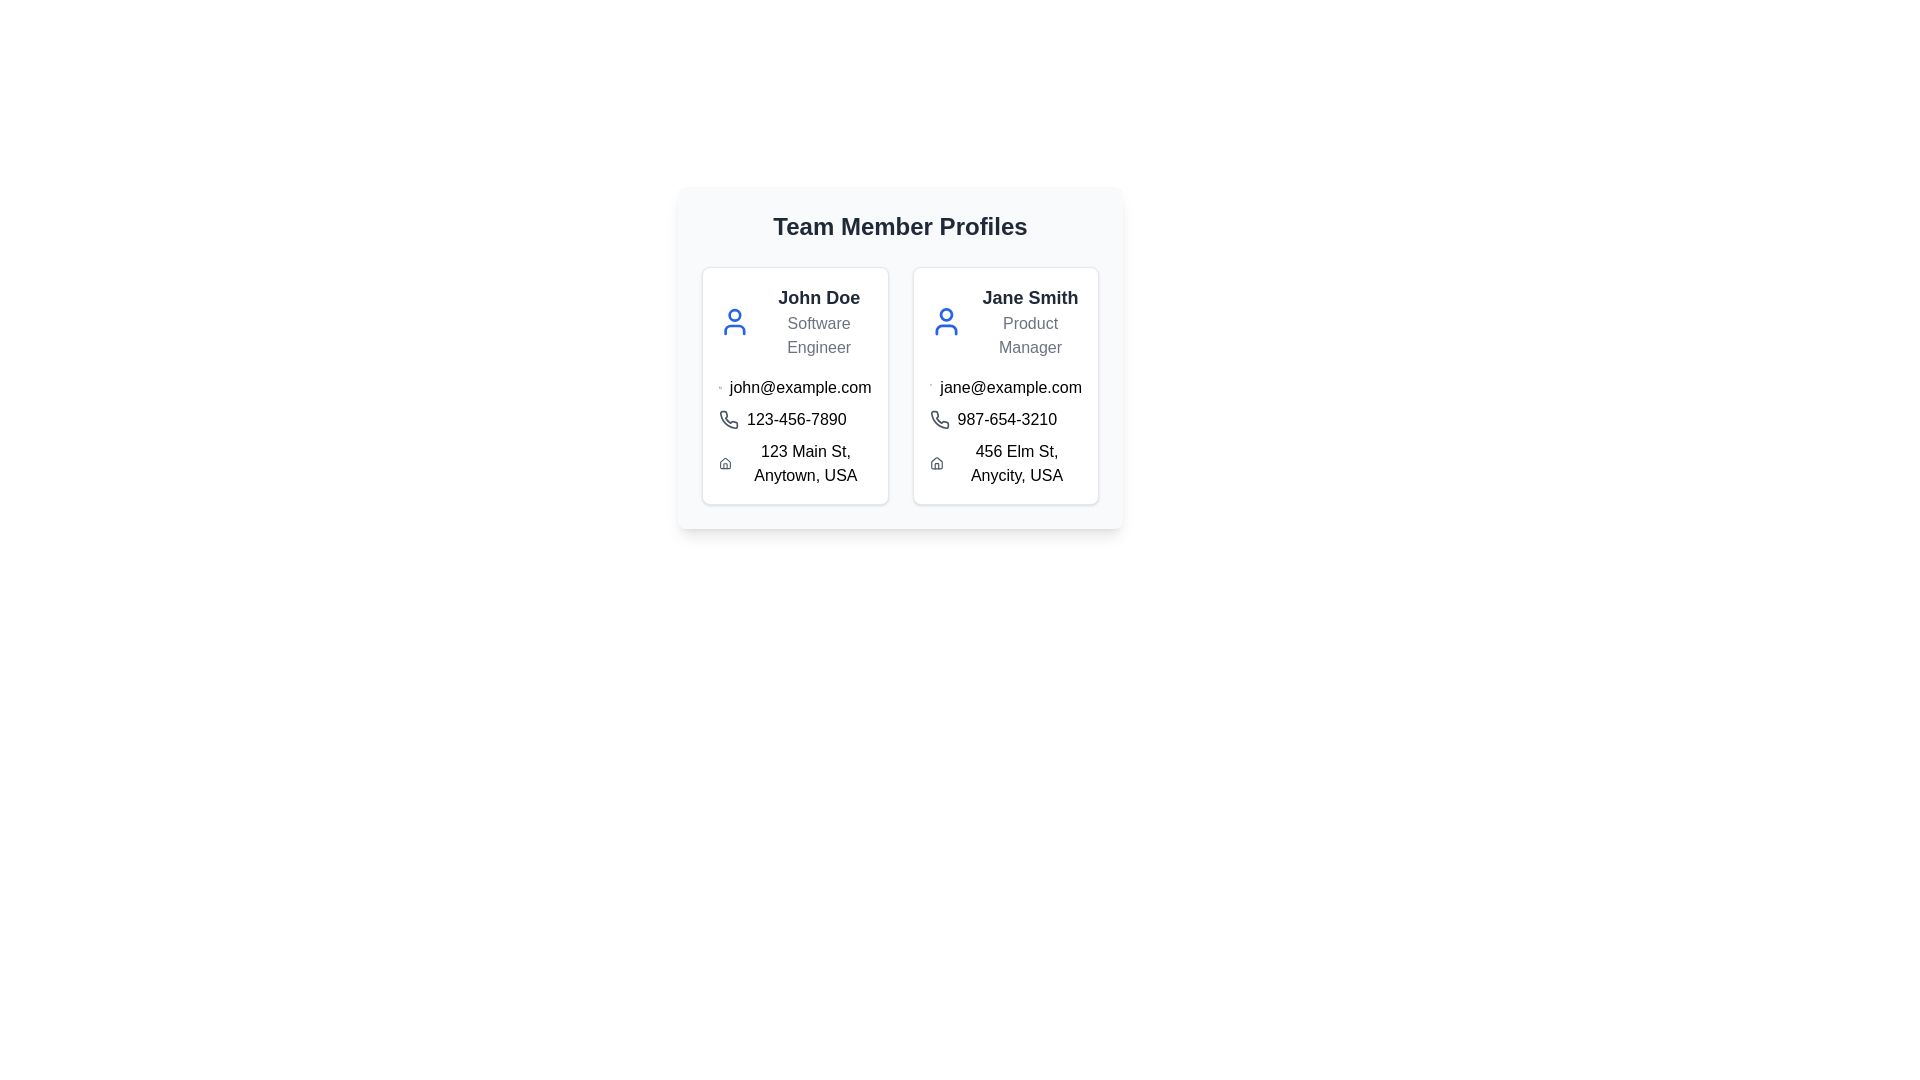 The image size is (1920, 1080). I want to click on the phone icon located to the left of the phone number '123-456-7890' in the profile of 'John Doe' under the 'Team Member Profiles' section, so click(728, 419).